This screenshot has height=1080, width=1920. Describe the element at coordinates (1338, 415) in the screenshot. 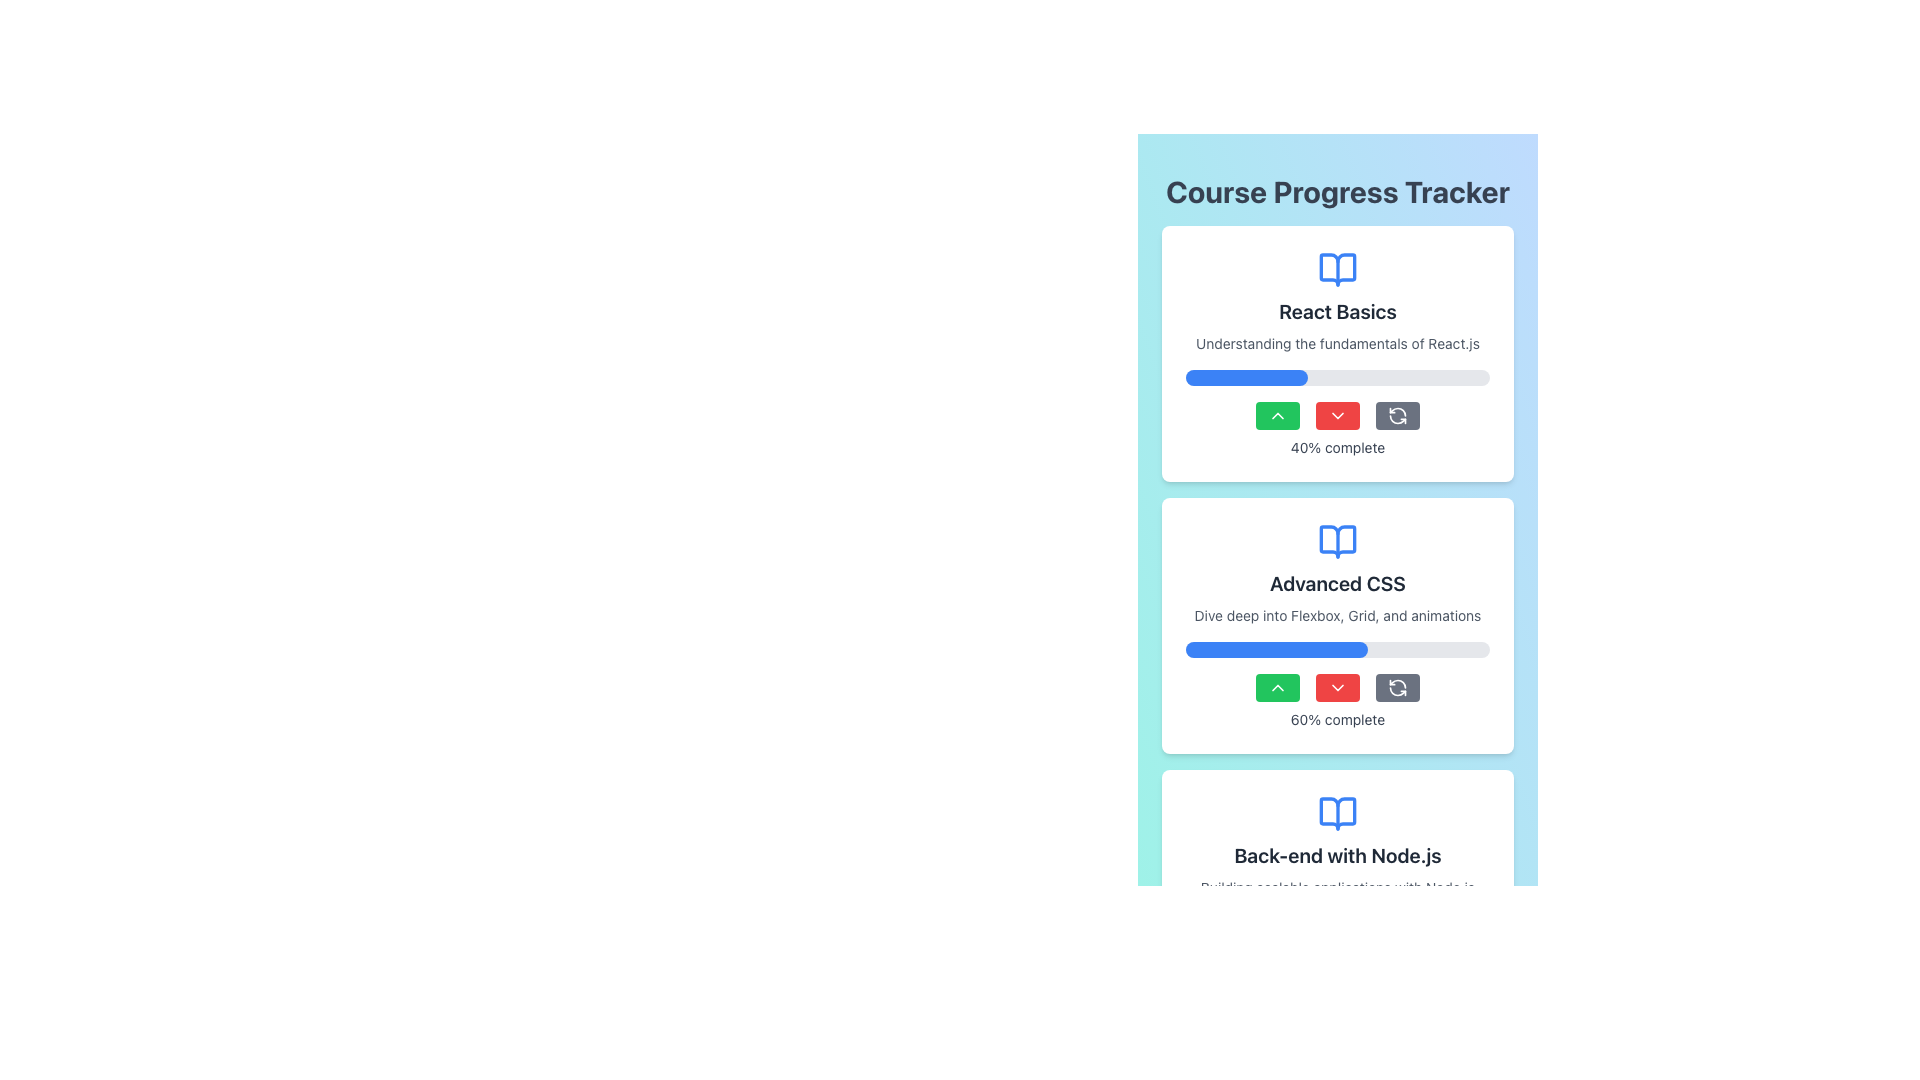

I see `the second button in the 'Course Progress Tracker' section labeled 'React Basics', which features a downward-pointing chevron icon` at that location.